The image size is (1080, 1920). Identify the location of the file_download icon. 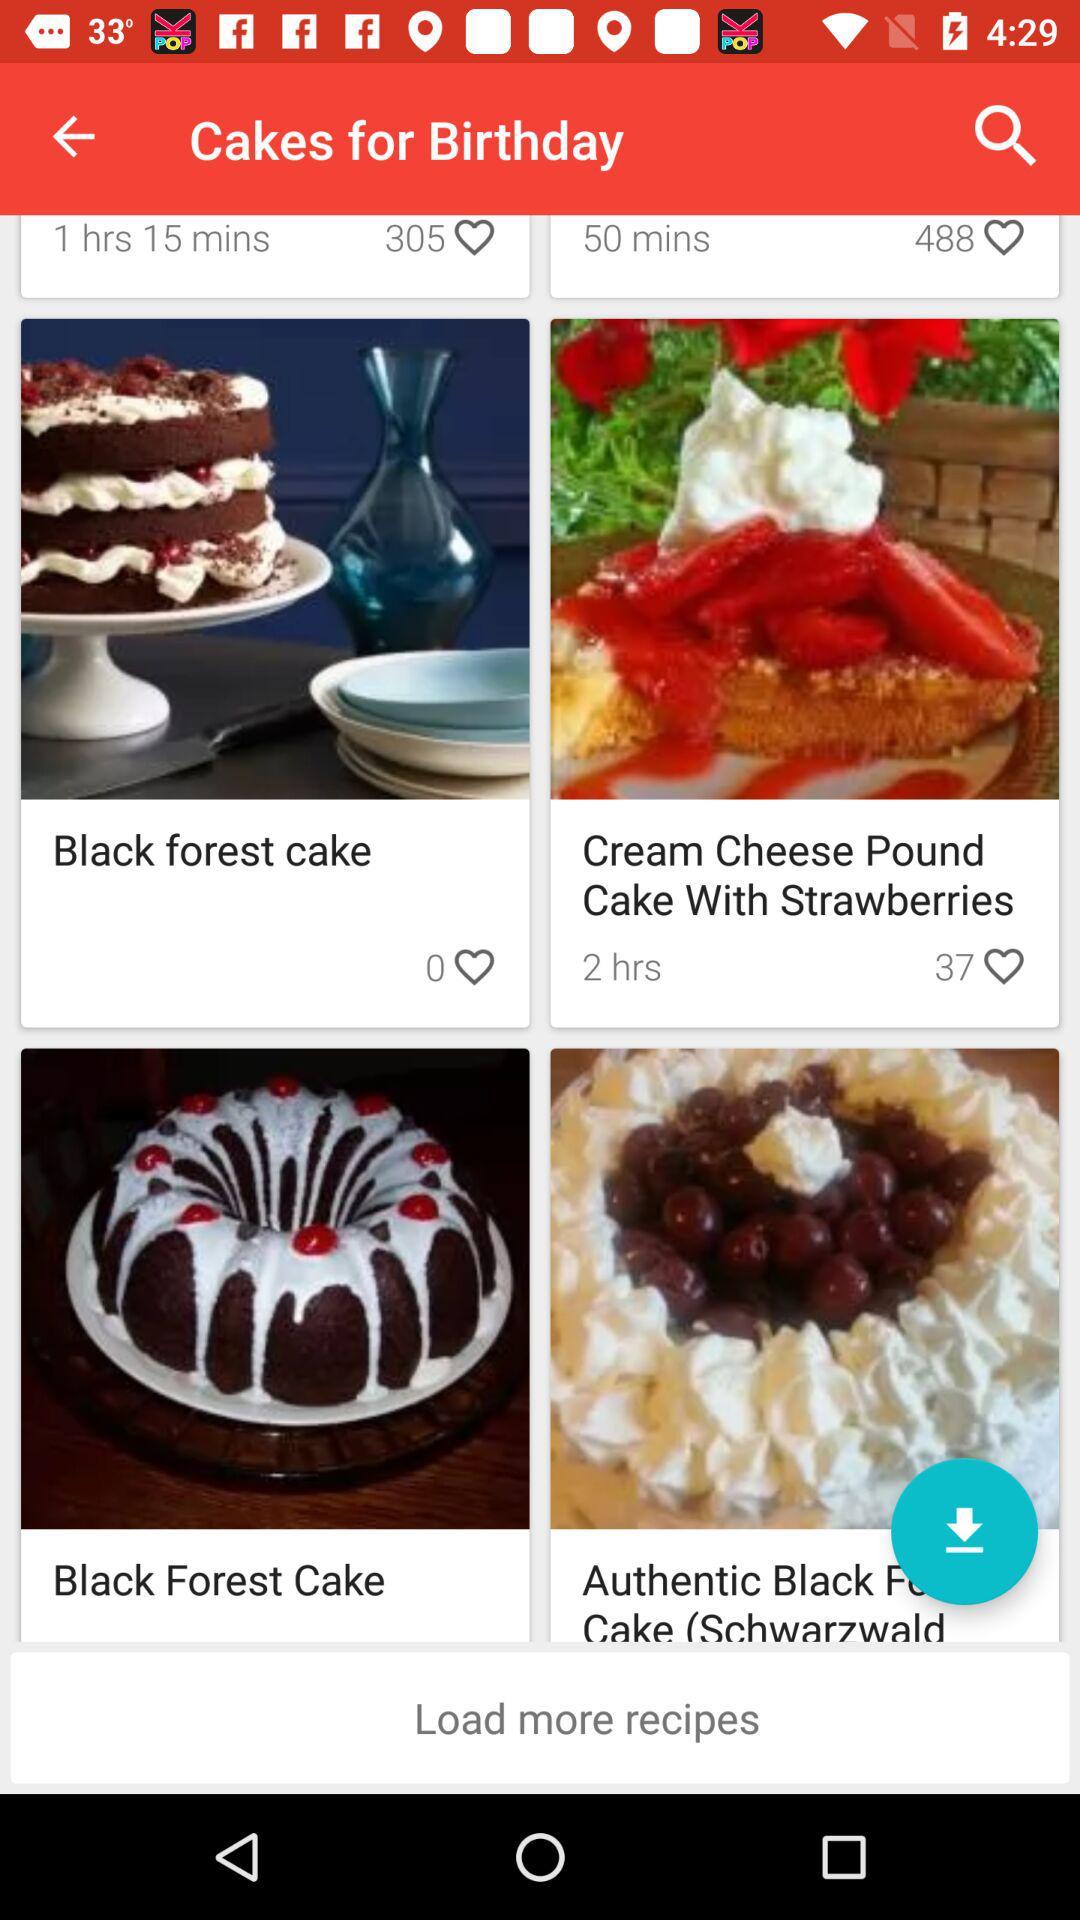
(963, 1530).